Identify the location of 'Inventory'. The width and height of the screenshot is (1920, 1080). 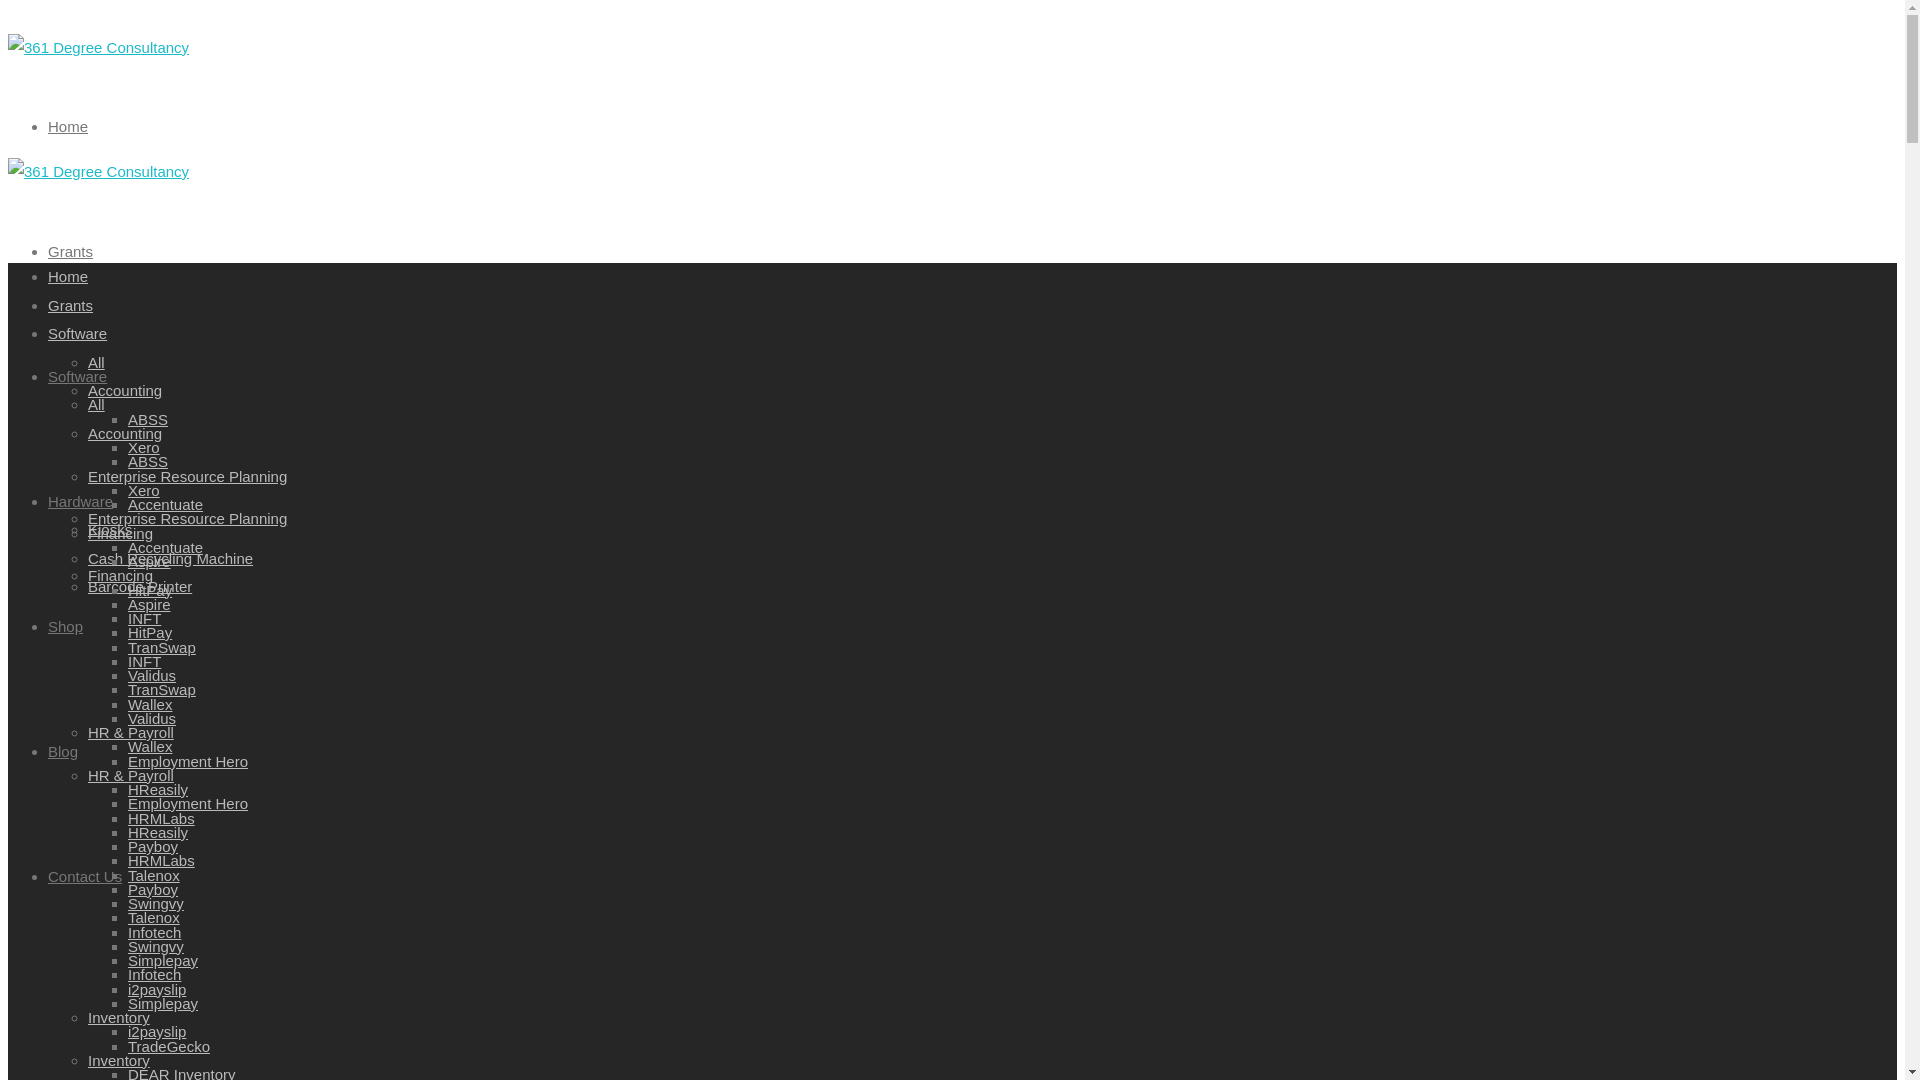
(86, 1017).